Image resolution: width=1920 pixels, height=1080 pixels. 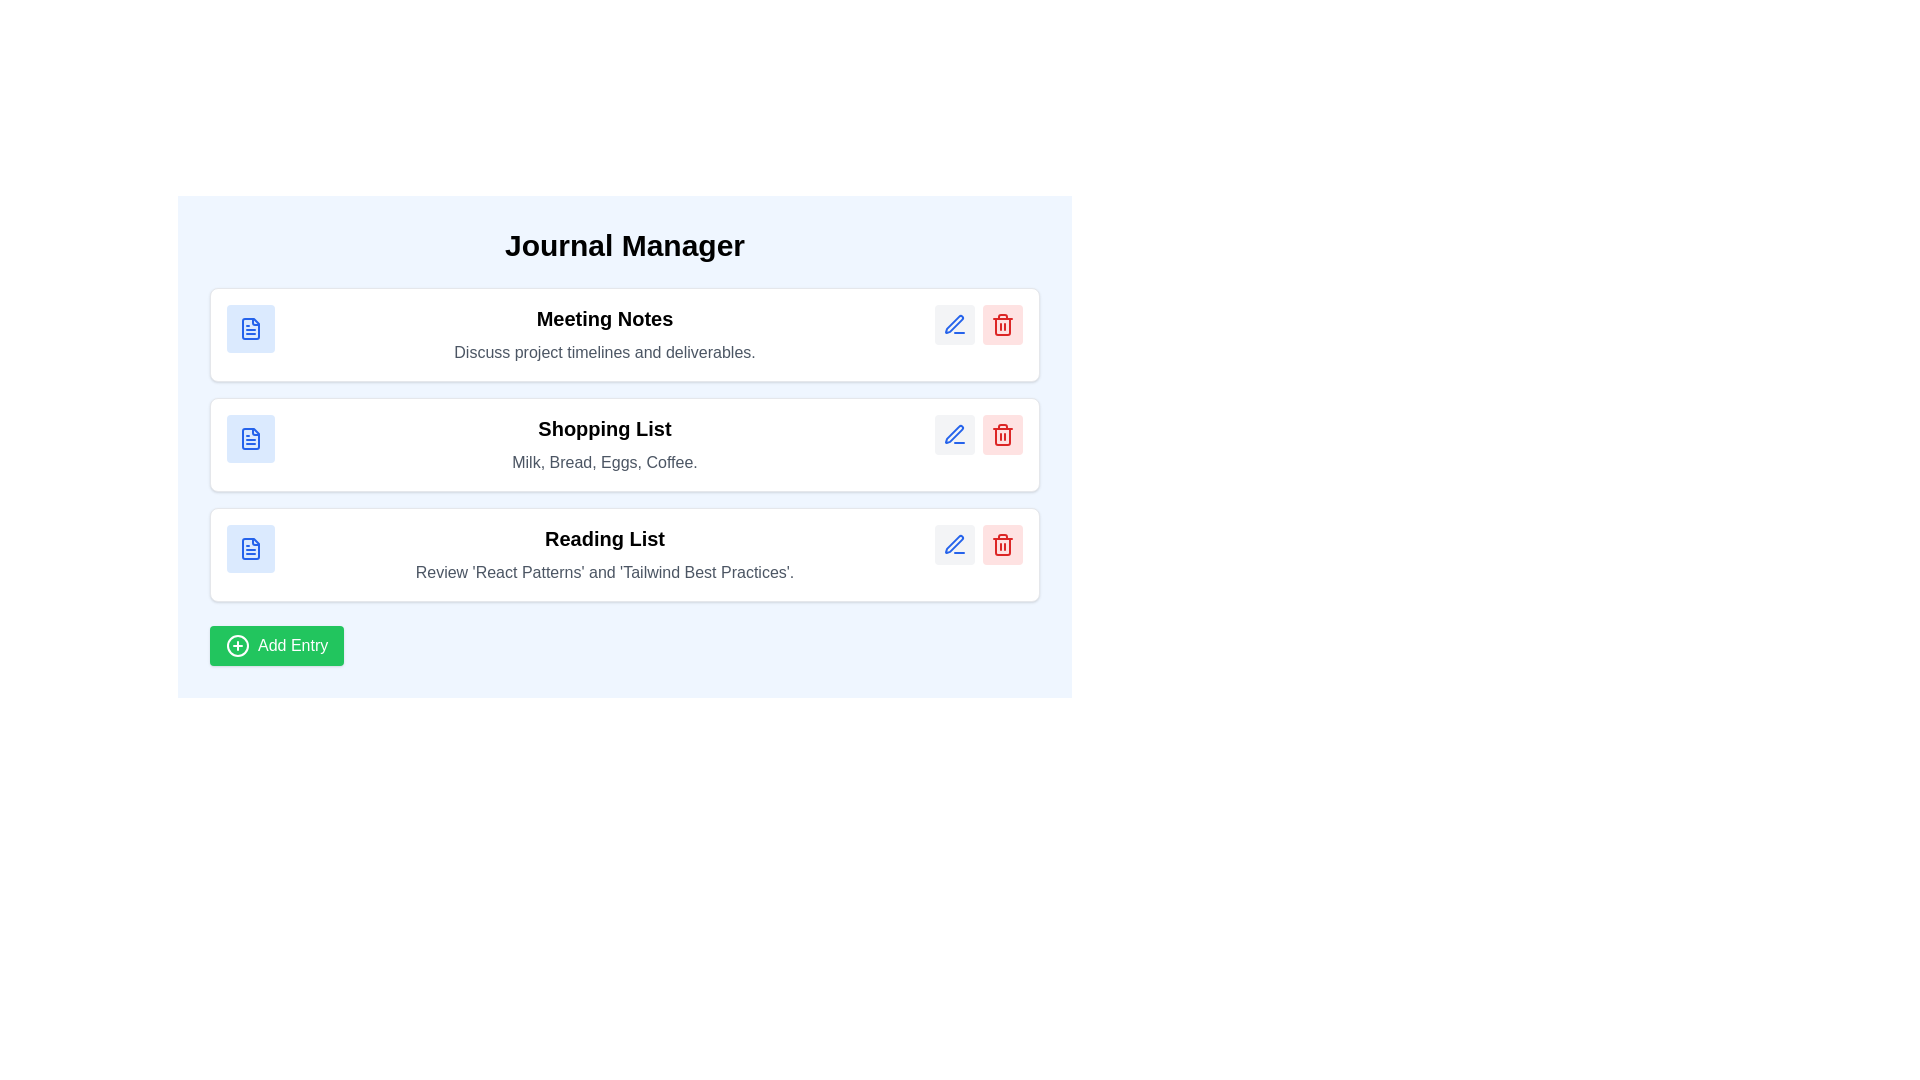 What do you see at coordinates (954, 434) in the screenshot?
I see `the editing button for 'Shopping List'` at bounding box center [954, 434].